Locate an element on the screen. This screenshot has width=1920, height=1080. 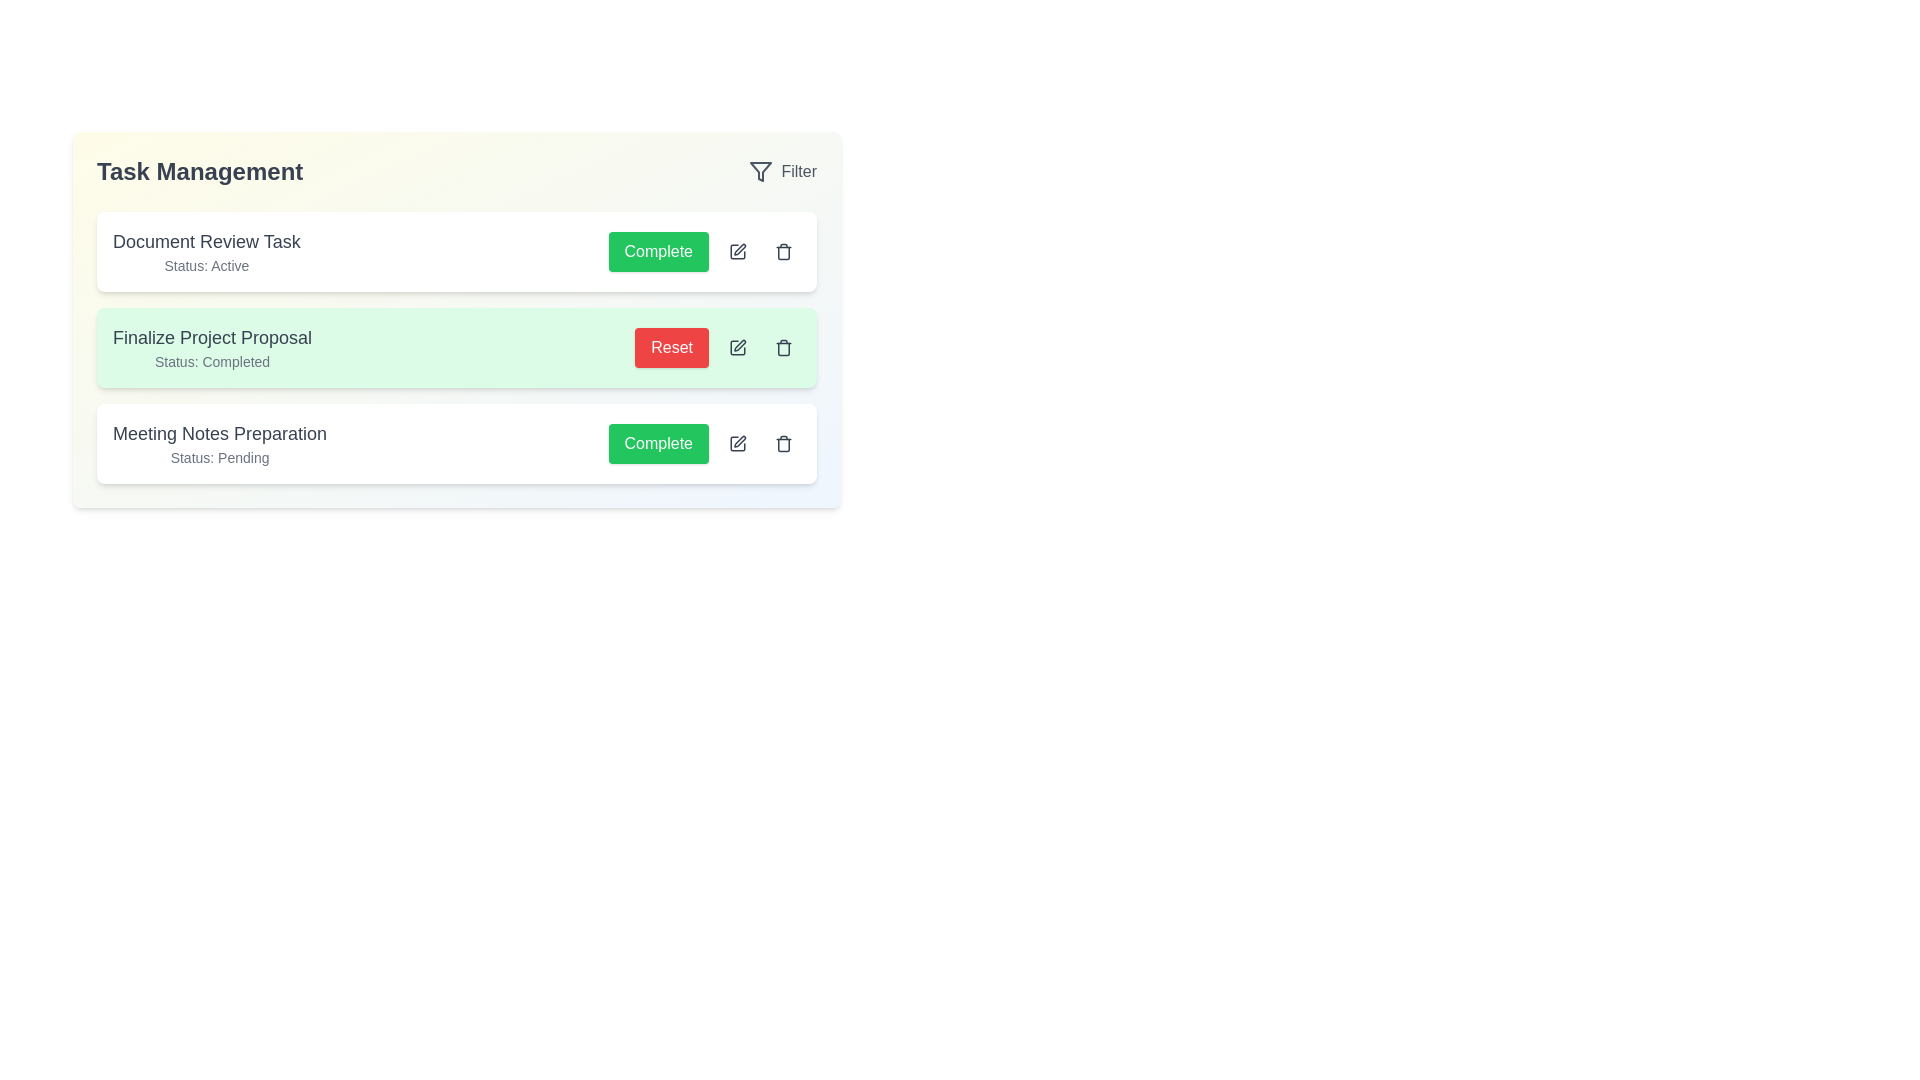
the trash icon for the task named Finalize Project Proposal is located at coordinates (782, 346).